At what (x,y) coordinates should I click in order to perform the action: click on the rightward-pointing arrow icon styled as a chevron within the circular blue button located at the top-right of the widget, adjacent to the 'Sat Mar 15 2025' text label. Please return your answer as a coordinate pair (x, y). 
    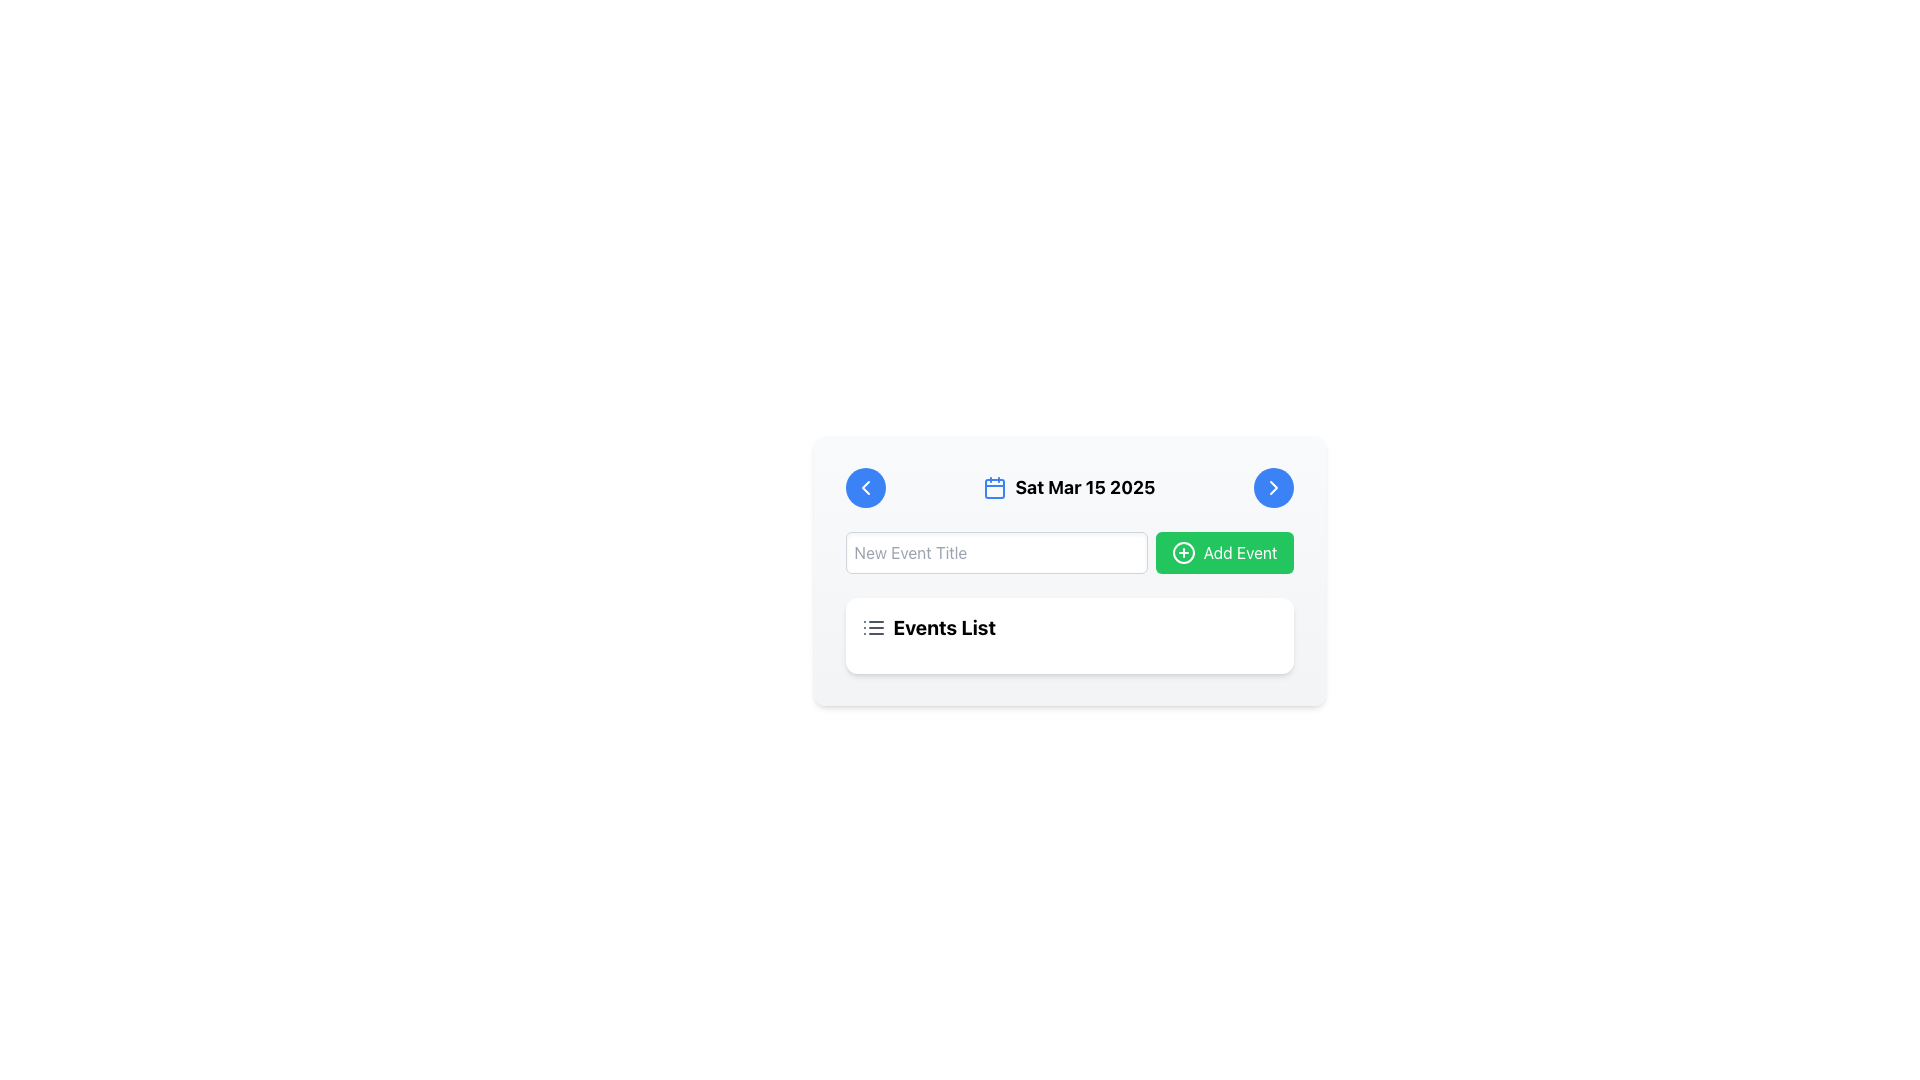
    Looking at the image, I should click on (1272, 488).